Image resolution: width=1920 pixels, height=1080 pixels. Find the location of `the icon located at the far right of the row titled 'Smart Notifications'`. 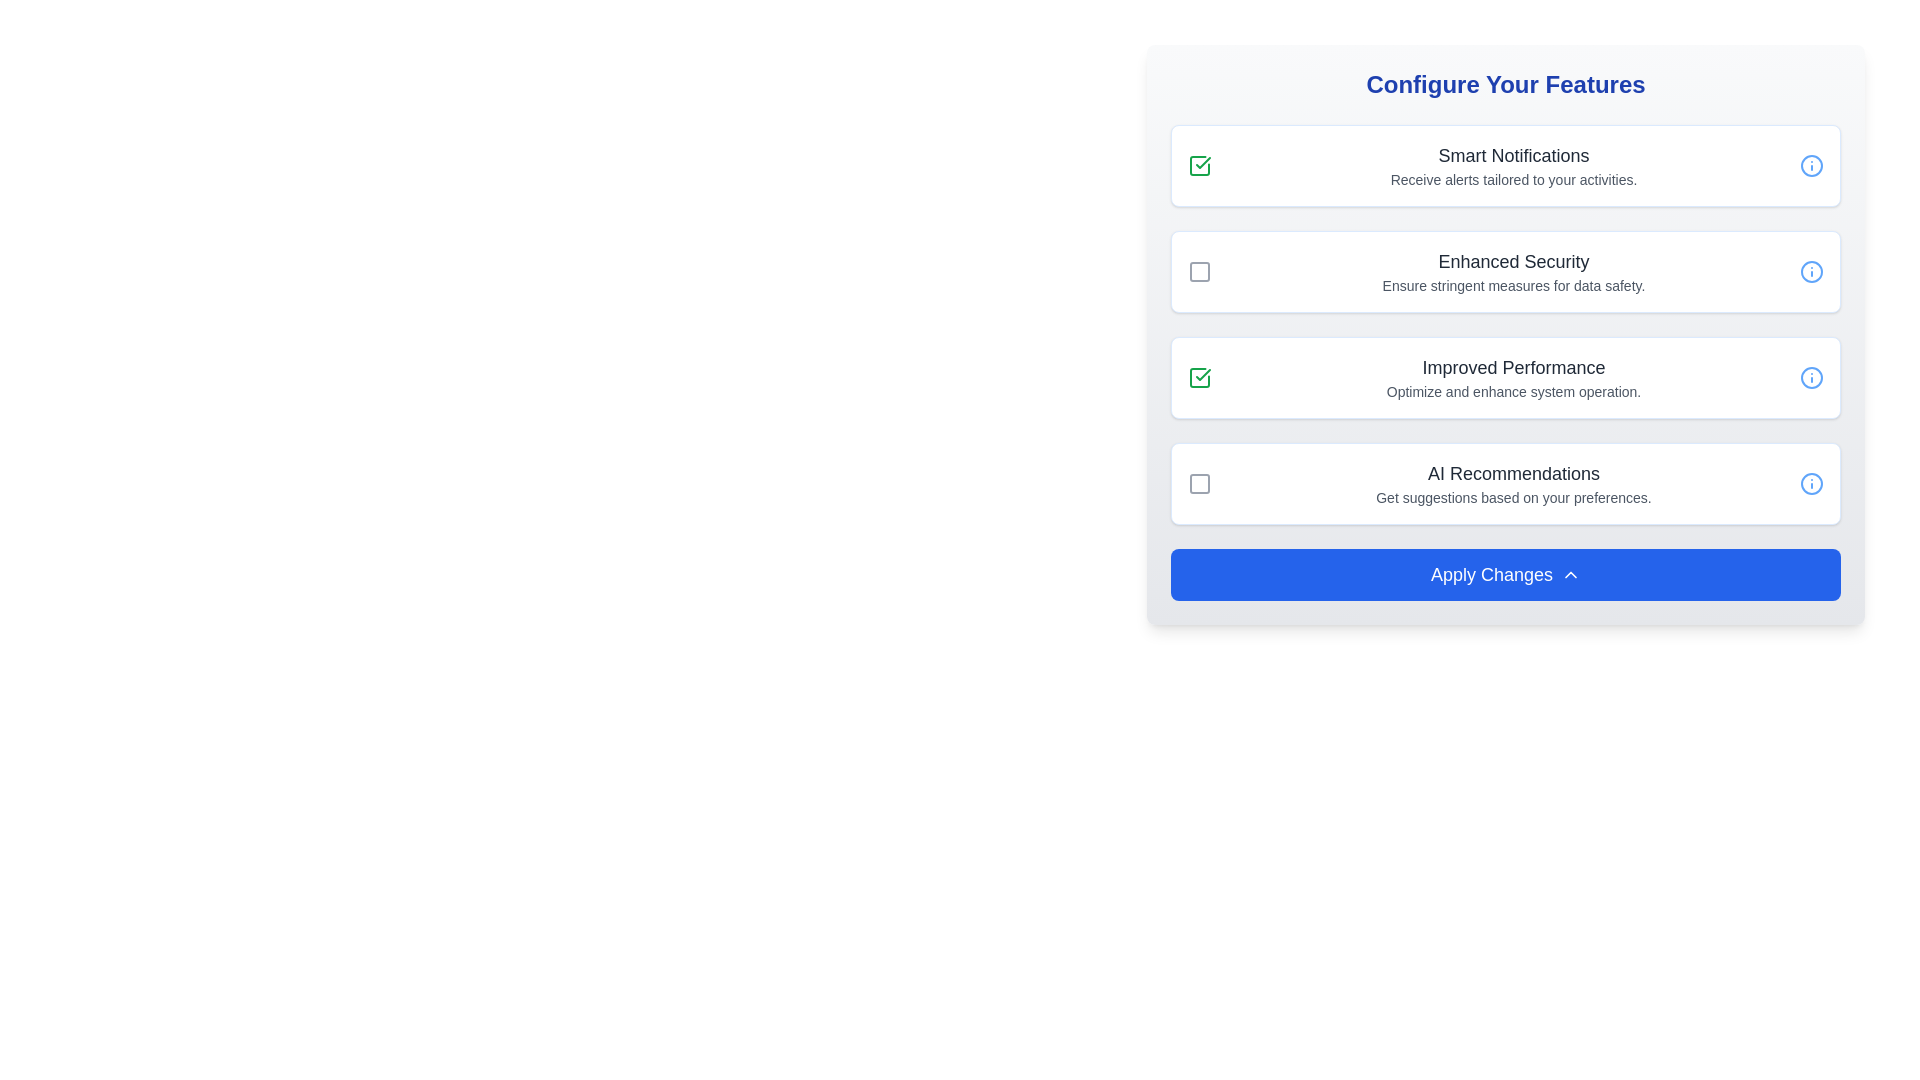

the icon located at the far right of the row titled 'Smart Notifications' is located at coordinates (1811, 164).